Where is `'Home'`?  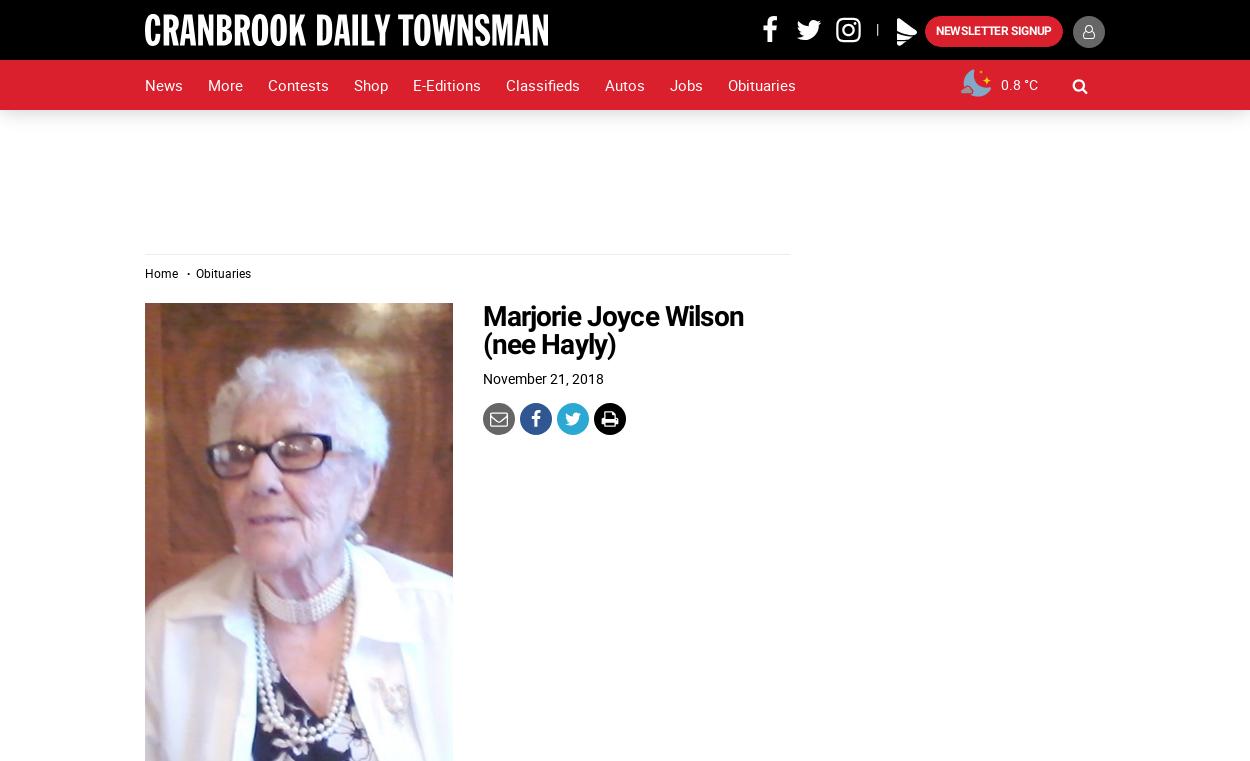
'Home' is located at coordinates (161, 272).